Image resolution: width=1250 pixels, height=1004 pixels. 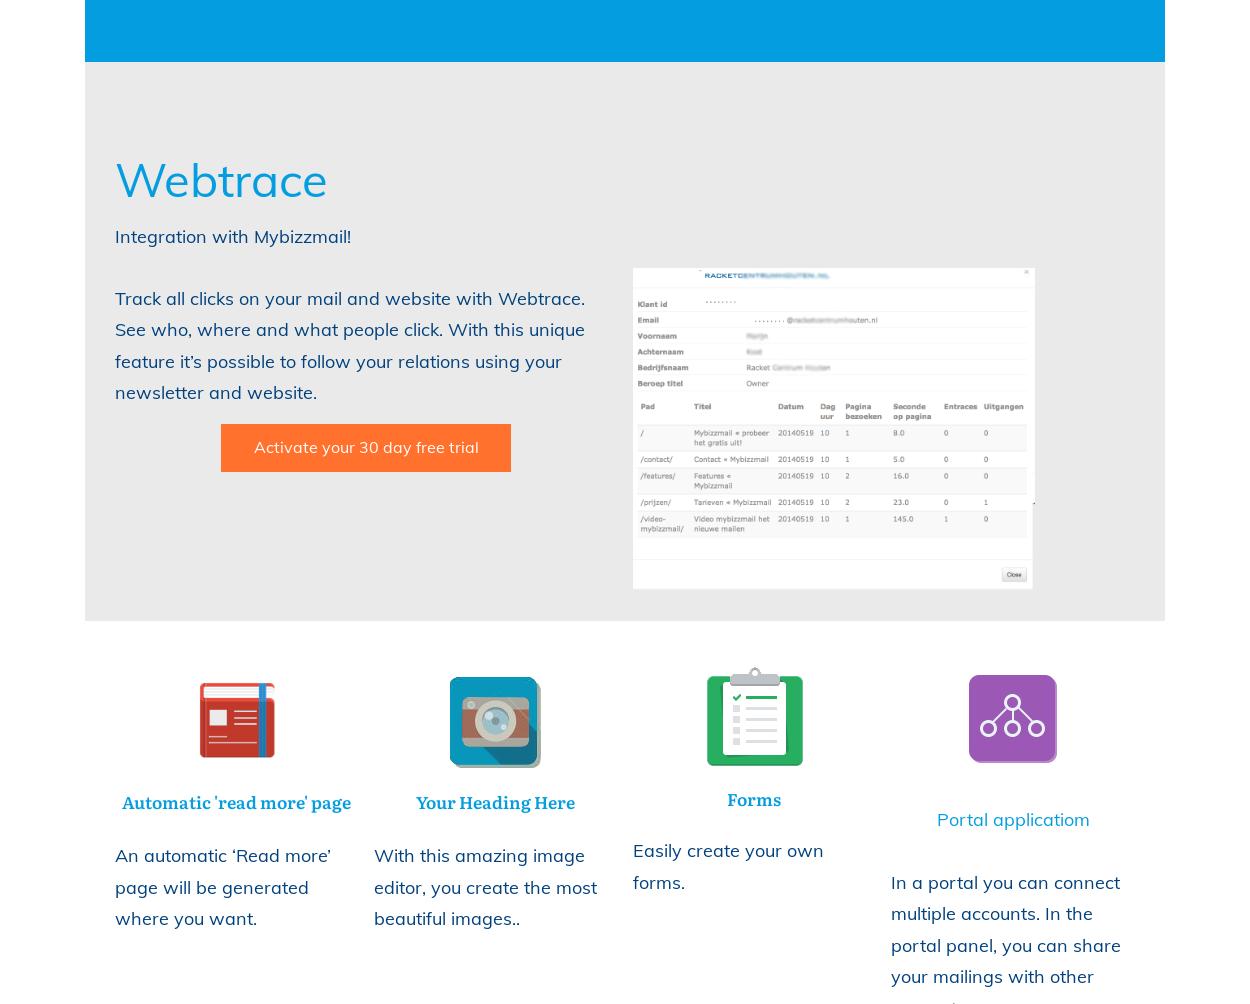 What do you see at coordinates (494, 801) in the screenshot?
I see `'Your Heading Here'` at bounding box center [494, 801].